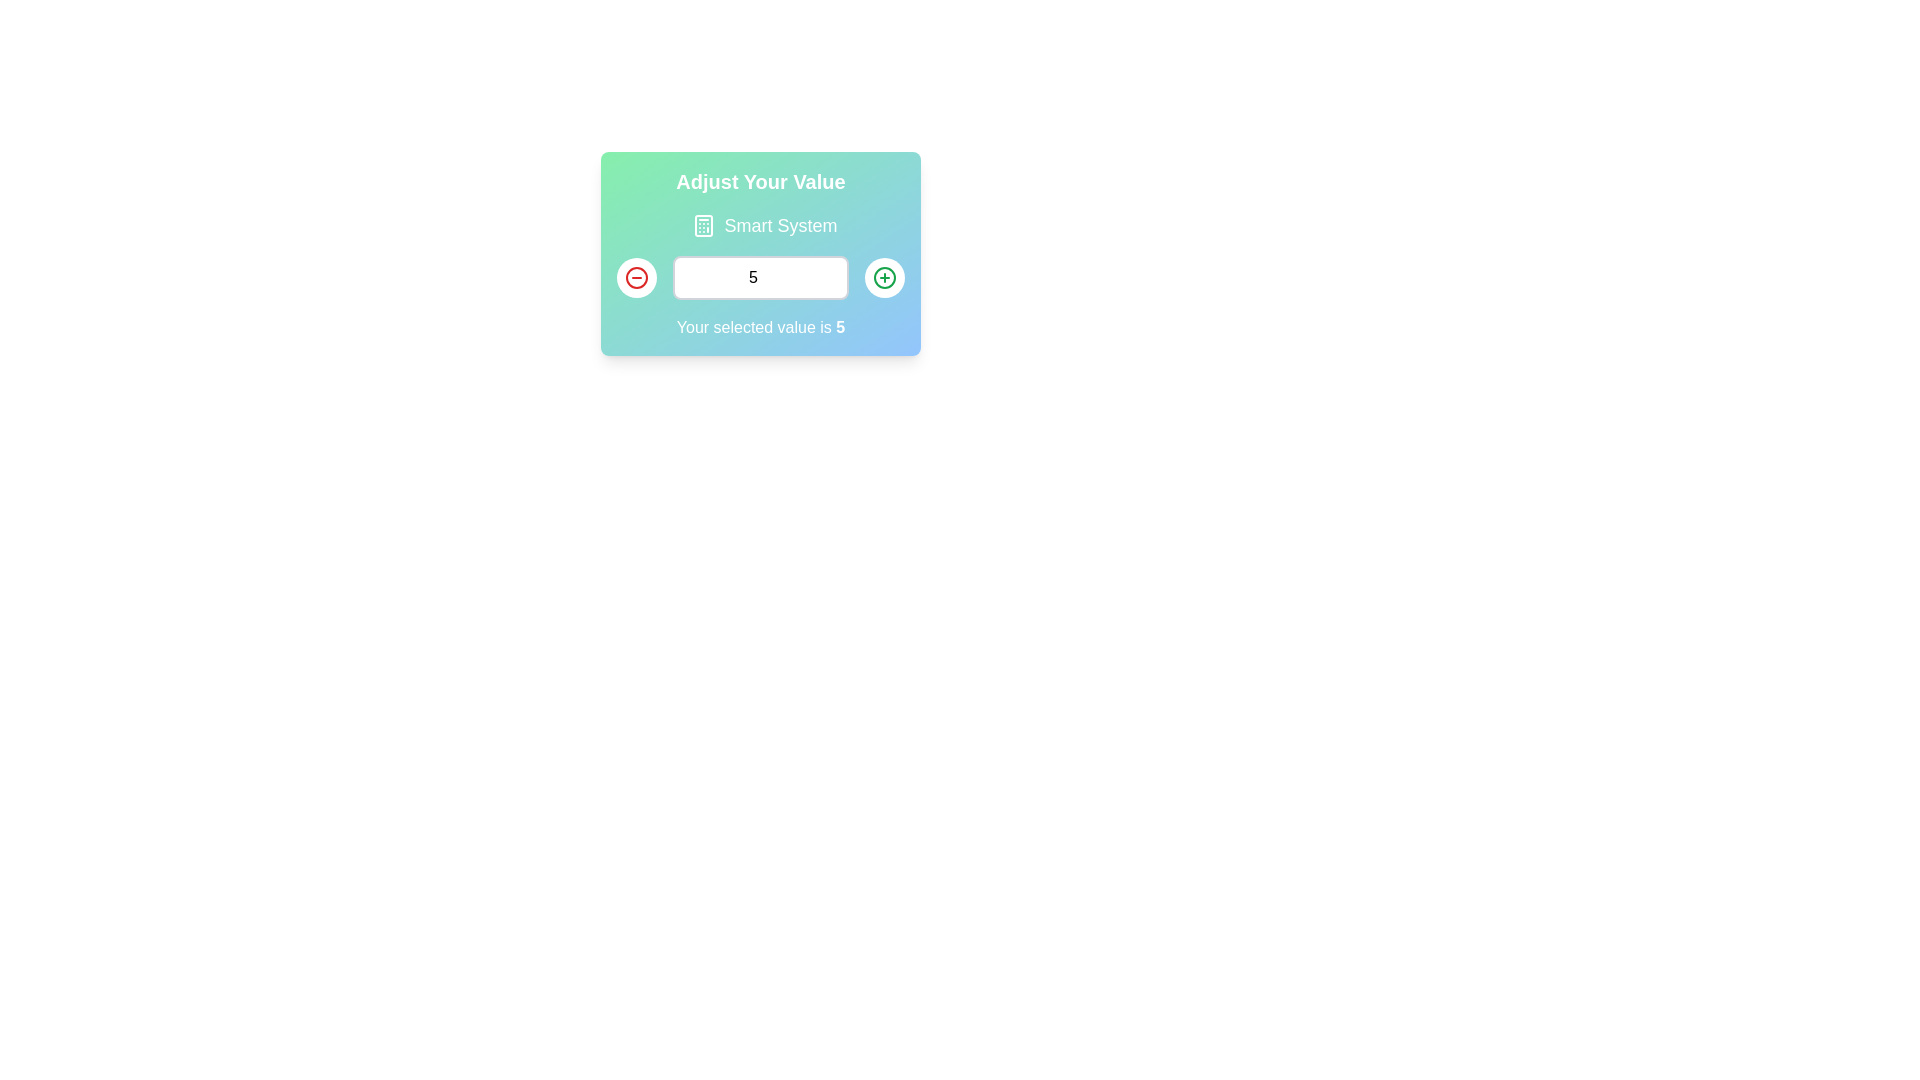 This screenshot has width=1920, height=1080. I want to click on the prominent red circular SVG graphical element located centrally within the left-hand circular button of the interface, which is part of a button with an icon, so click(636, 277).